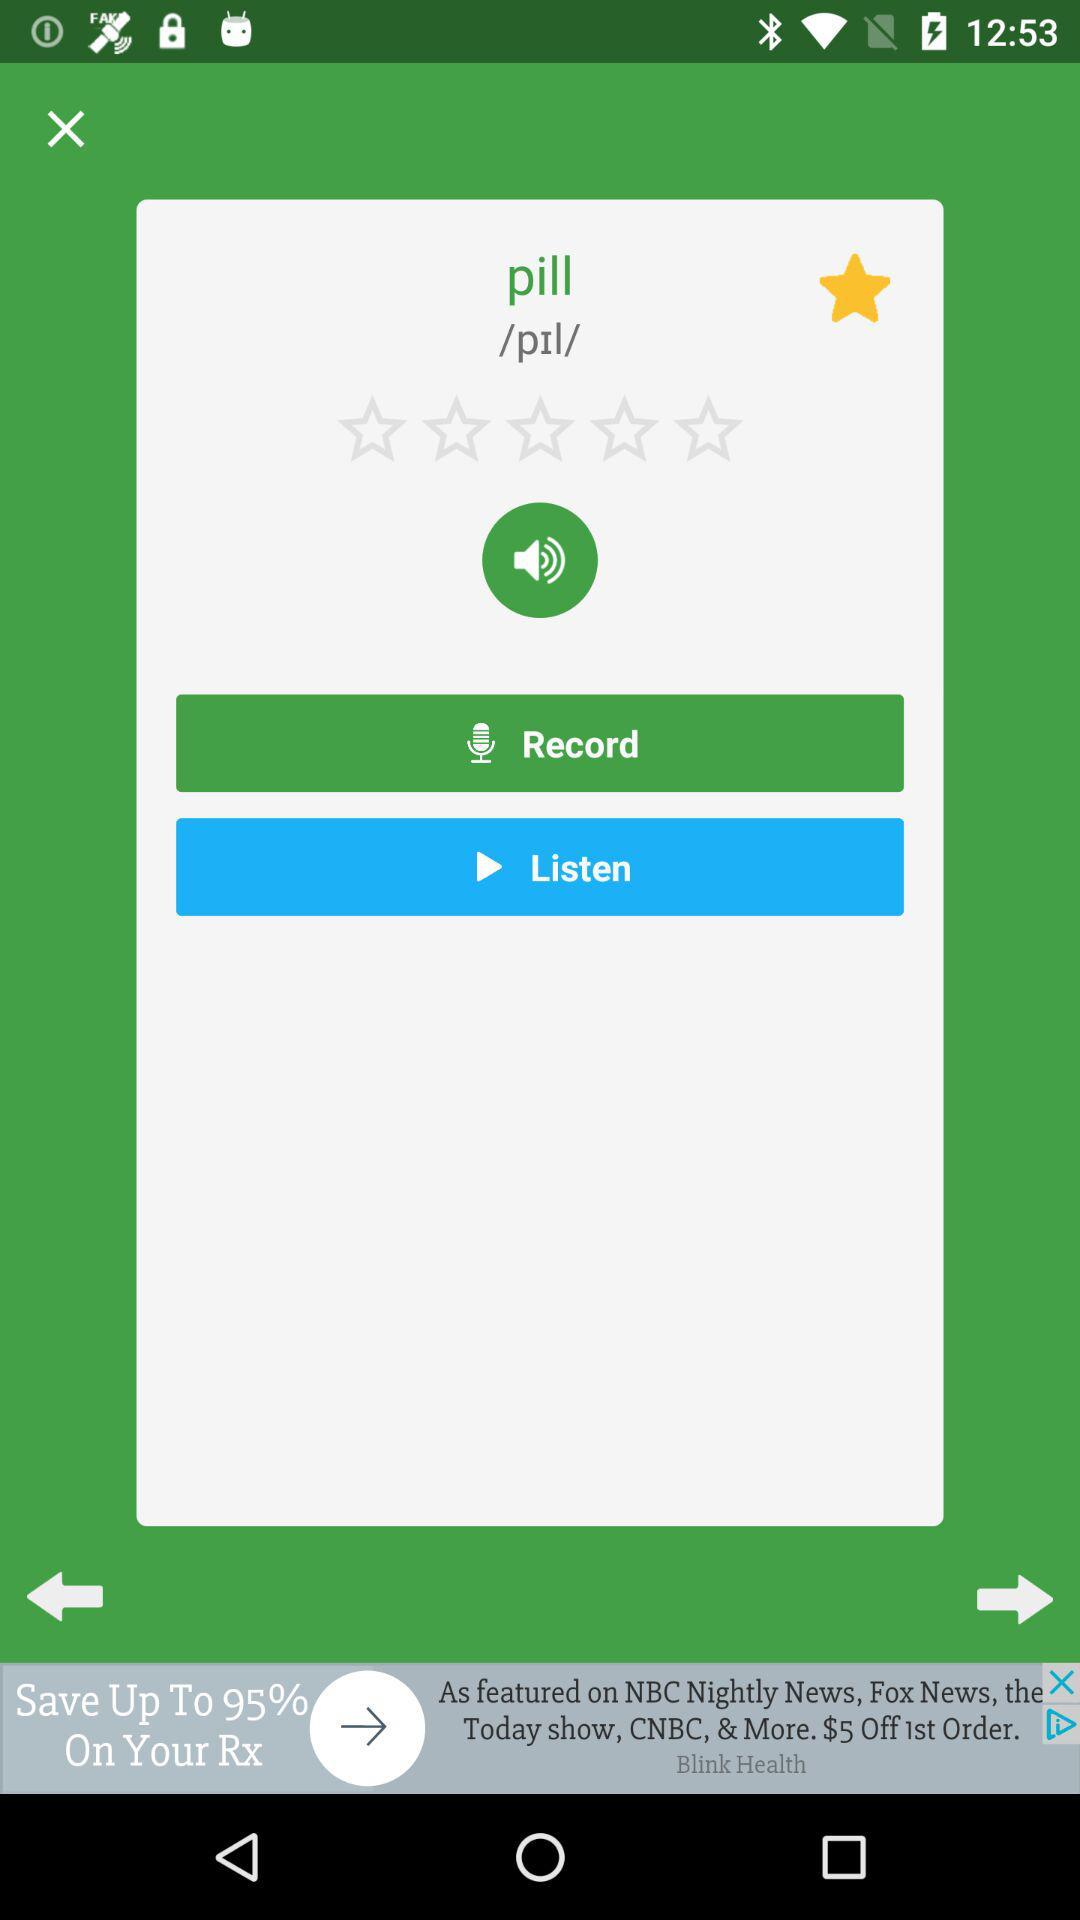 The width and height of the screenshot is (1080, 1920). What do you see at coordinates (540, 560) in the screenshot?
I see `sound` at bounding box center [540, 560].